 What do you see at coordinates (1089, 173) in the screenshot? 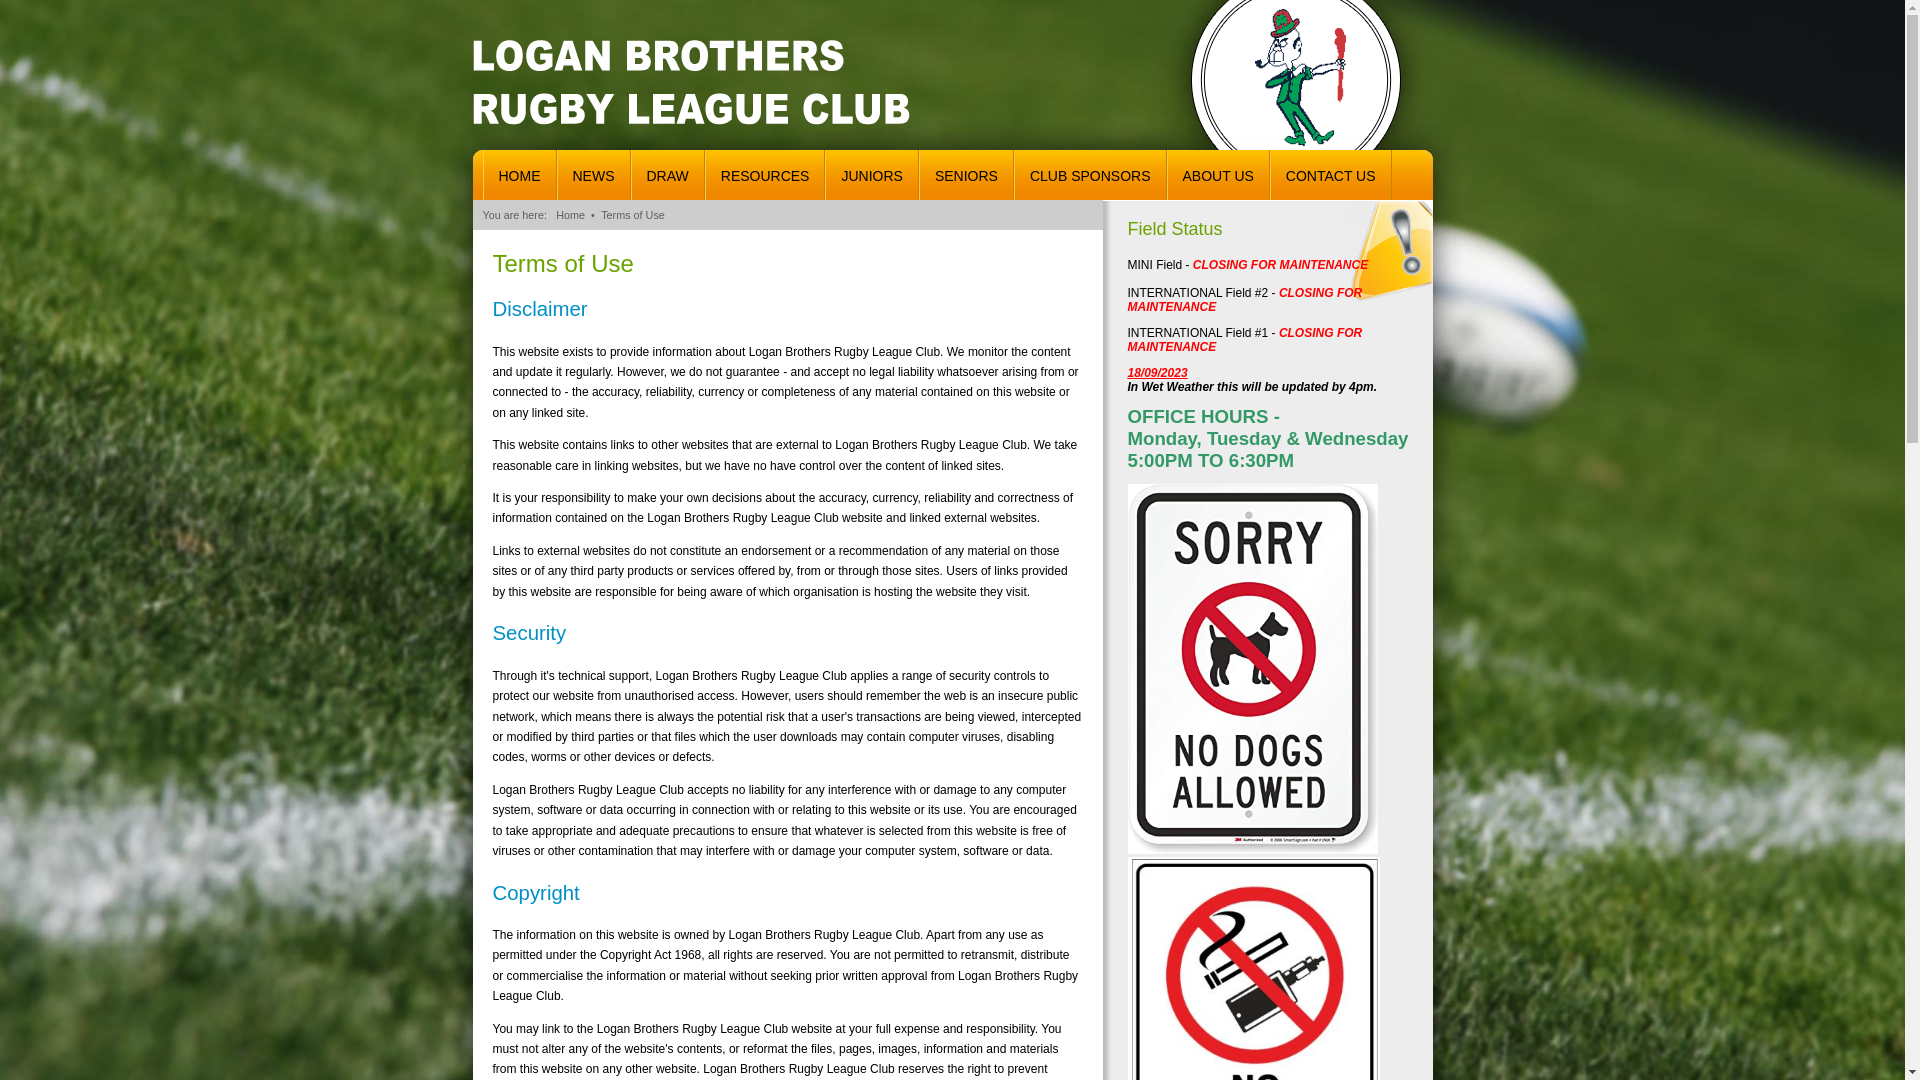
I see `'CLUB SPONSORS'` at bounding box center [1089, 173].